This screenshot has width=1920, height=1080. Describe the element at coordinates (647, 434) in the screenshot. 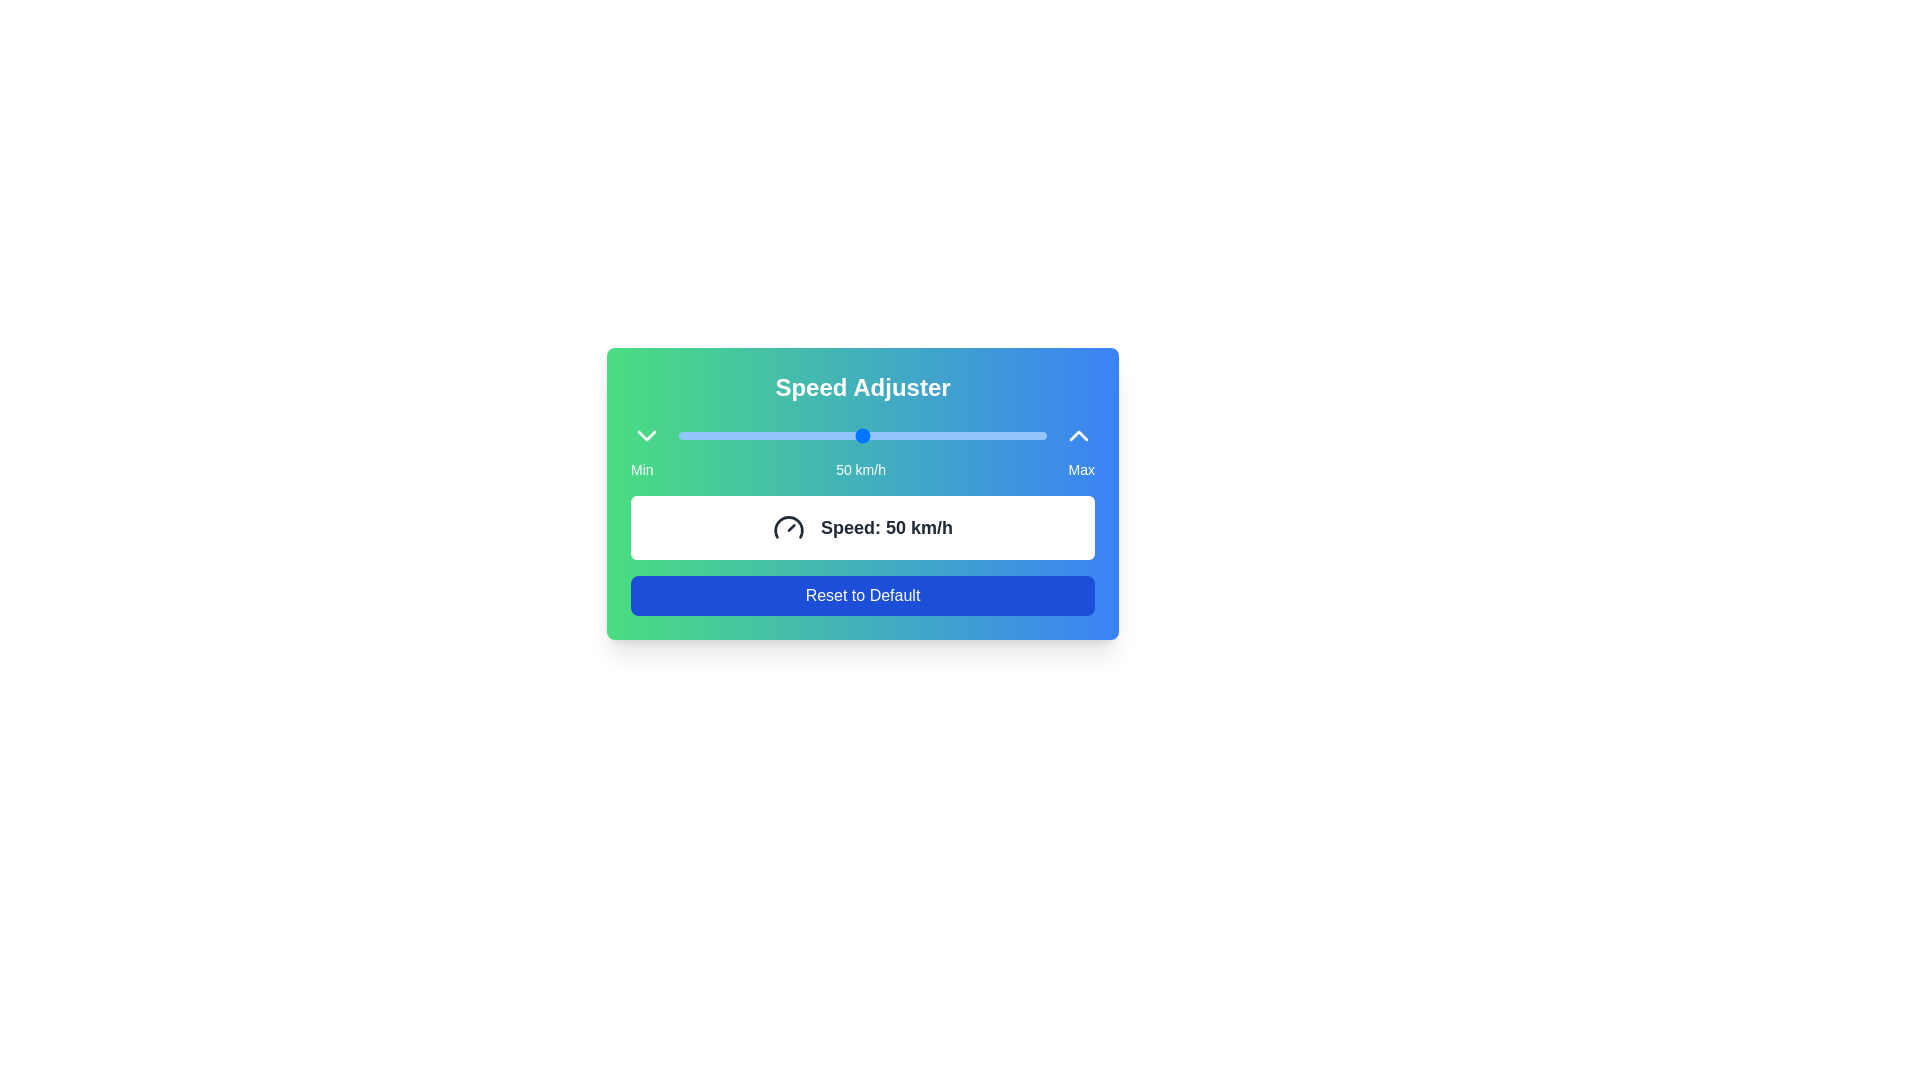

I see `the downward pointing arrow icon that is adjacent to the 'Speed Adjuster' text, indicating a dropdown menu or expanding section` at that location.